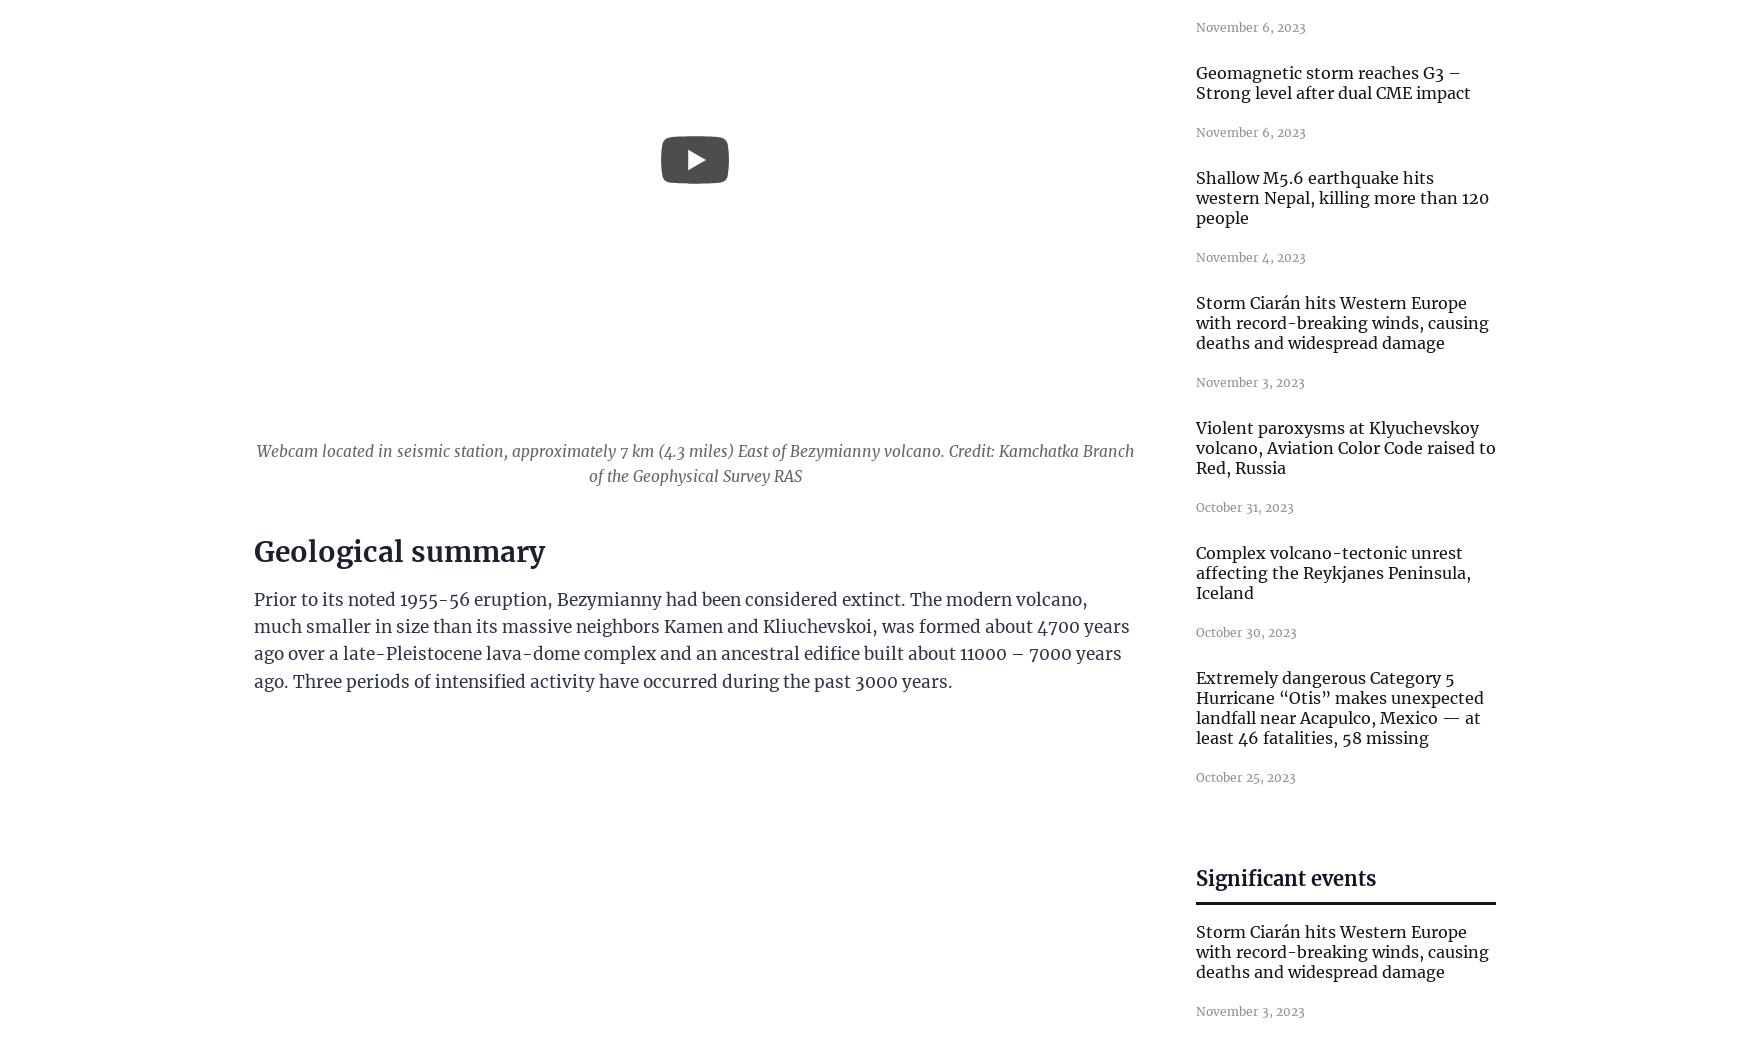  What do you see at coordinates (1195, 83) in the screenshot?
I see `'Geomagnetic storm reaches G3 – Strong level after dual CME impact'` at bounding box center [1195, 83].